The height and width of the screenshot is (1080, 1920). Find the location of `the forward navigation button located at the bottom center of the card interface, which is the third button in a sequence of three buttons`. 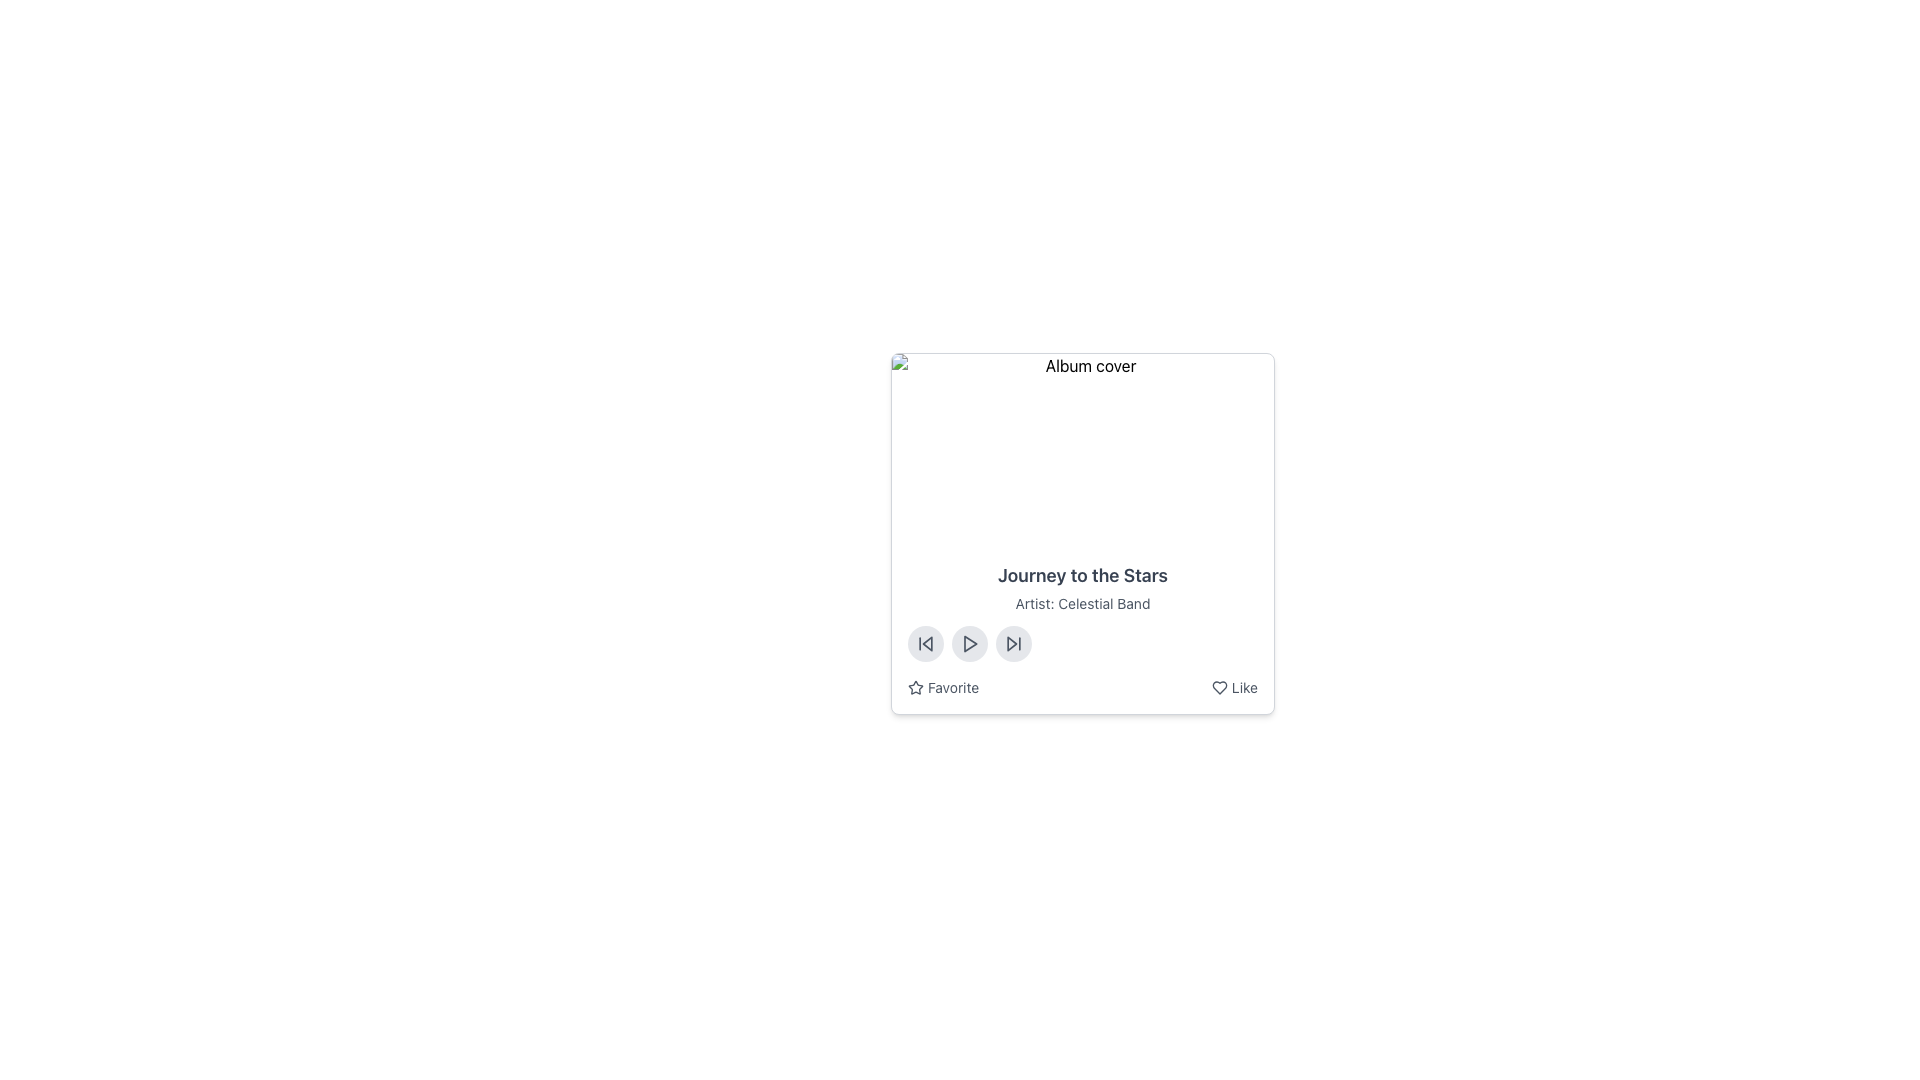

the forward navigation button located at the bottom center of the card interface, which is the third button in a sequence of three buttons is located at coordinates (1013, 644).